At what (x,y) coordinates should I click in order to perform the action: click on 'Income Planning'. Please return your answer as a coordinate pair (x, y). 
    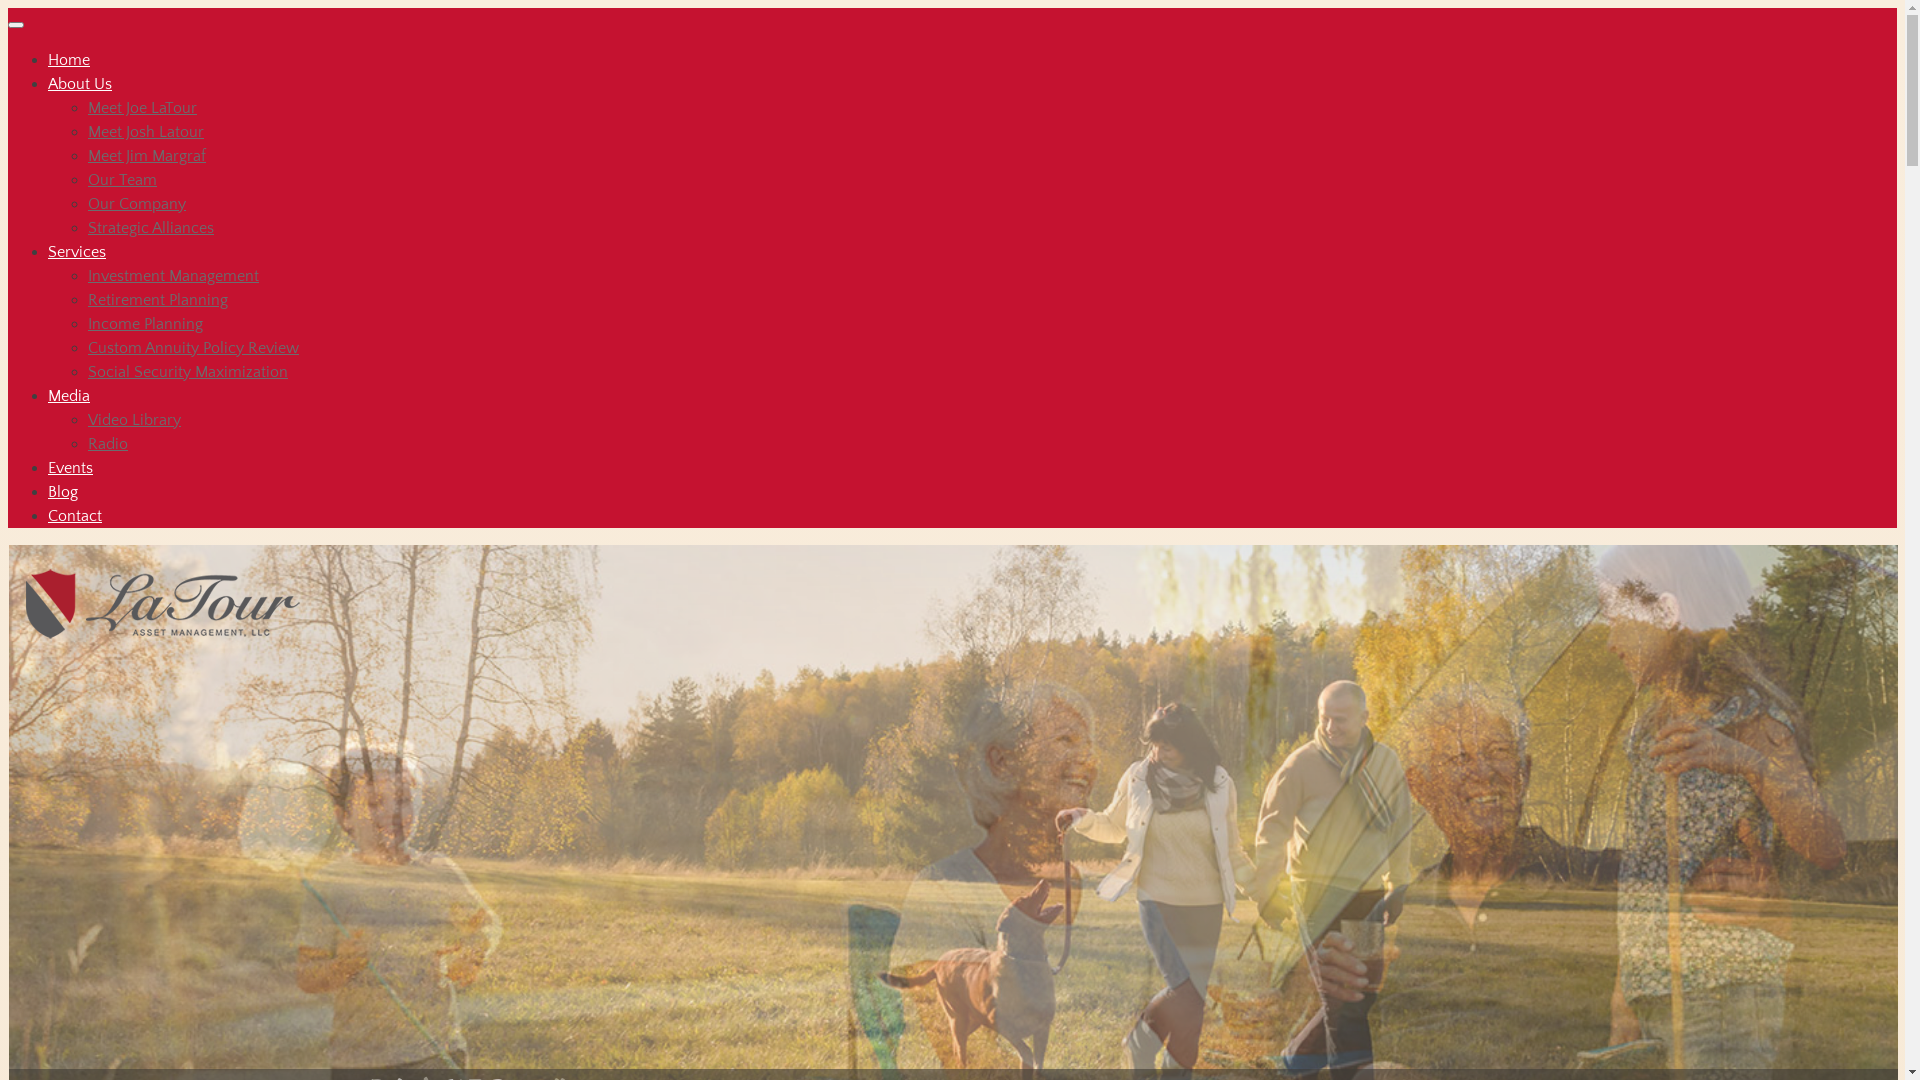
    Looking at the image, I should click on (86, 323).